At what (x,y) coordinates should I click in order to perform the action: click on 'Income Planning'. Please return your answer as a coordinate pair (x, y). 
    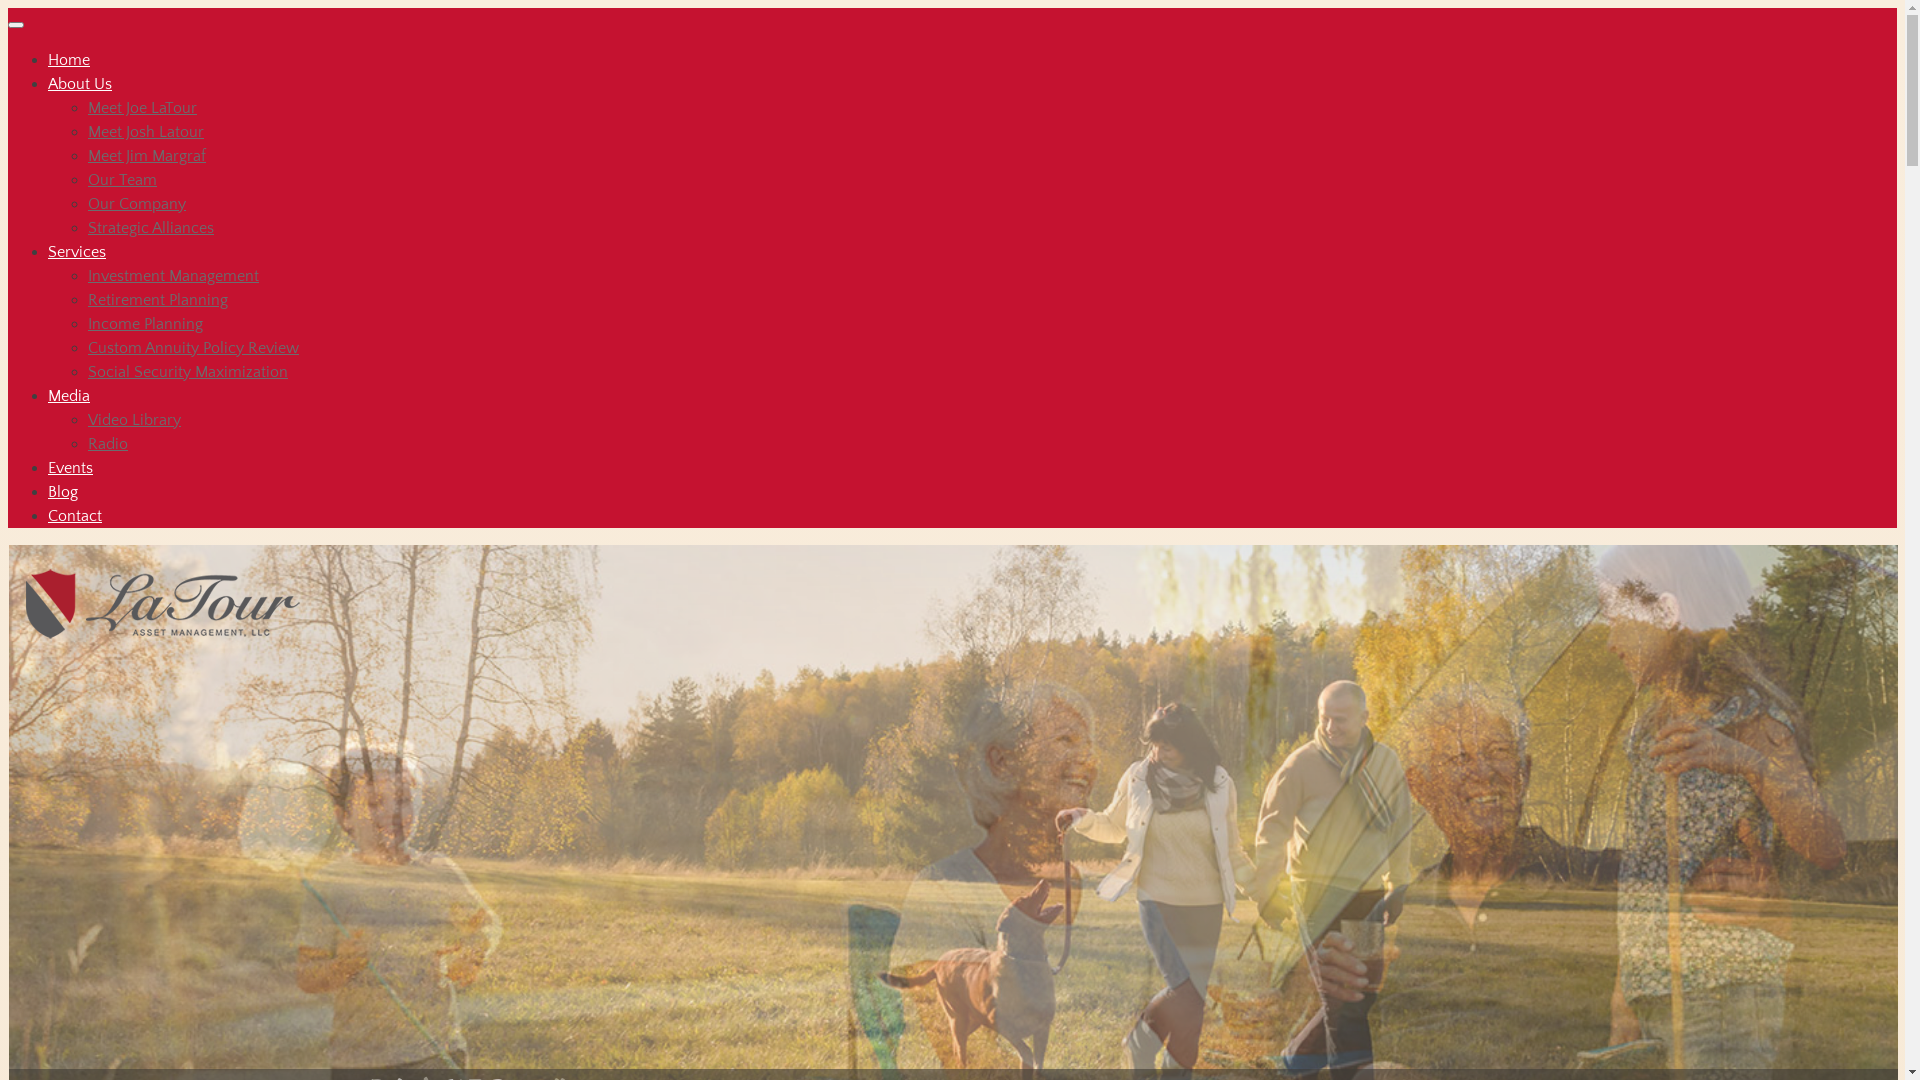
    Looking at the image, I should click on (86, 323).